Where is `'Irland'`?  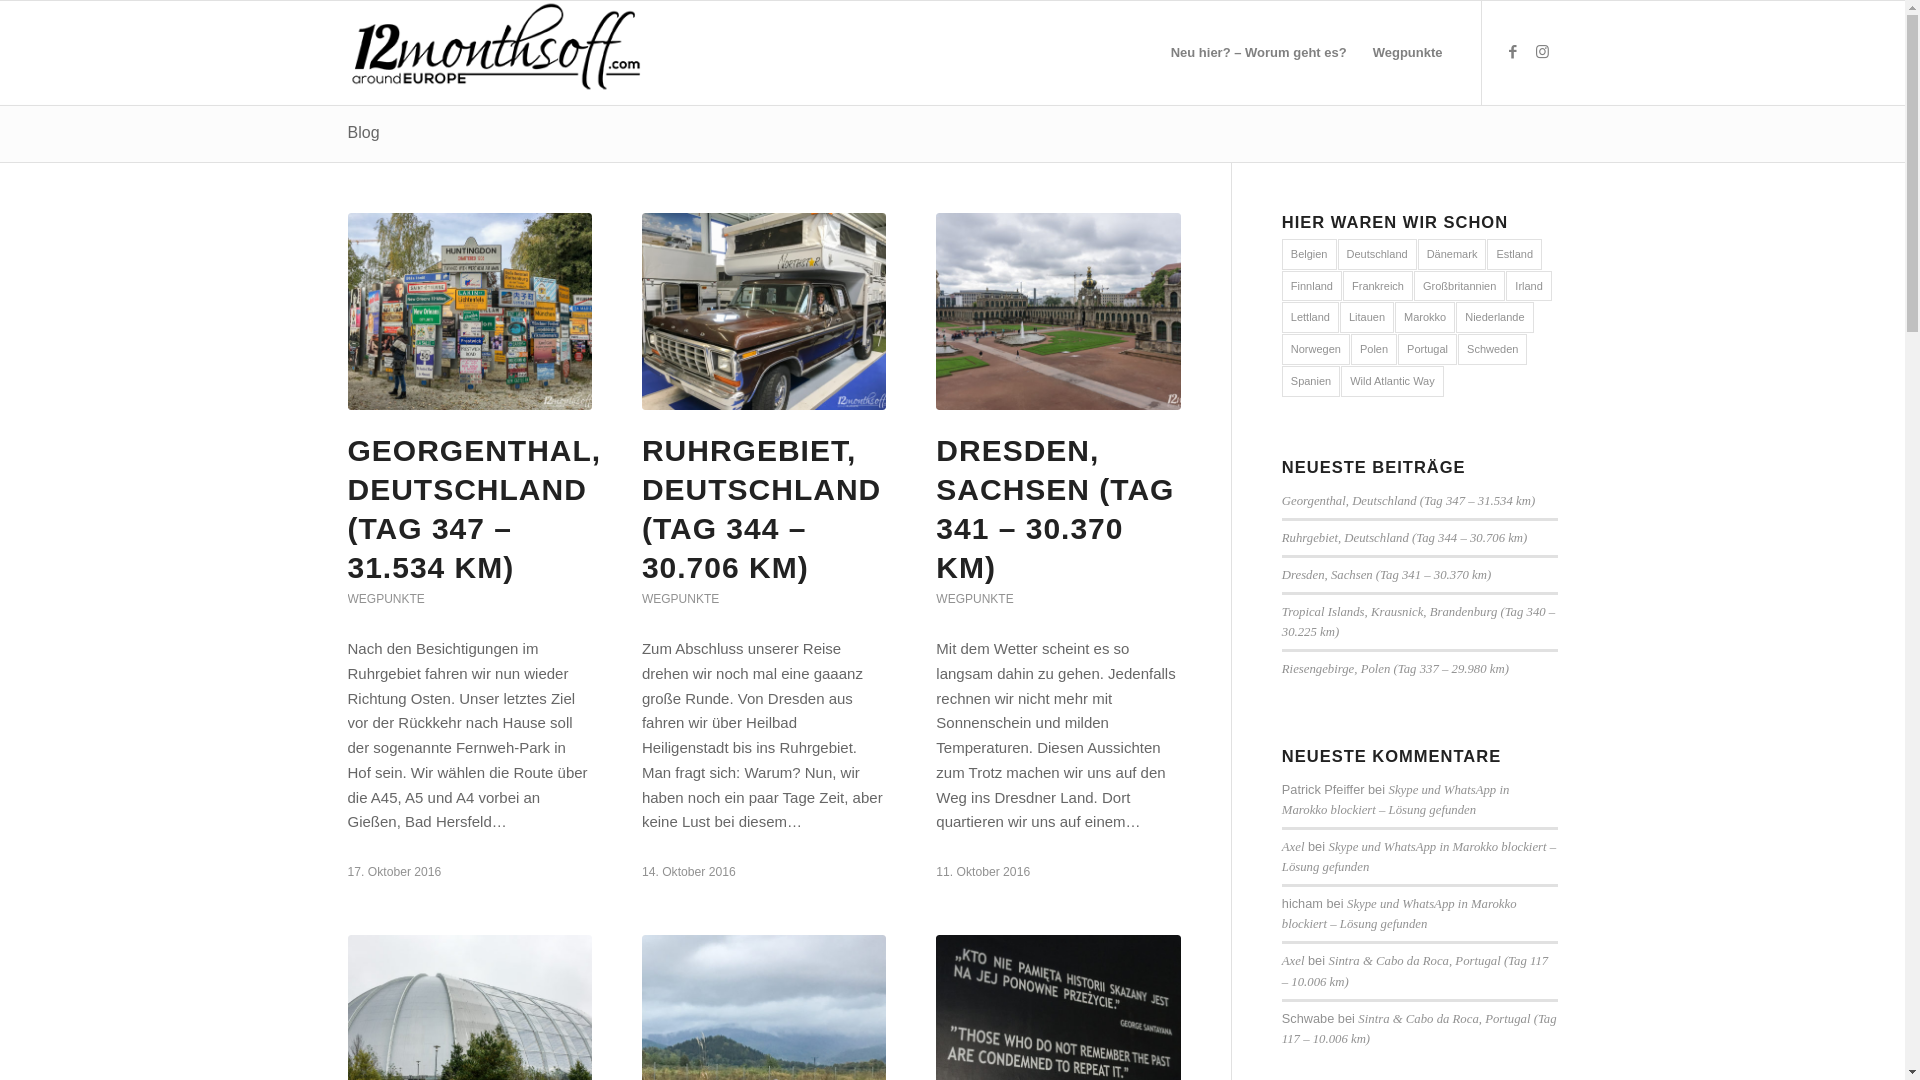
'Irland' is located at coordinates (1528, 286).